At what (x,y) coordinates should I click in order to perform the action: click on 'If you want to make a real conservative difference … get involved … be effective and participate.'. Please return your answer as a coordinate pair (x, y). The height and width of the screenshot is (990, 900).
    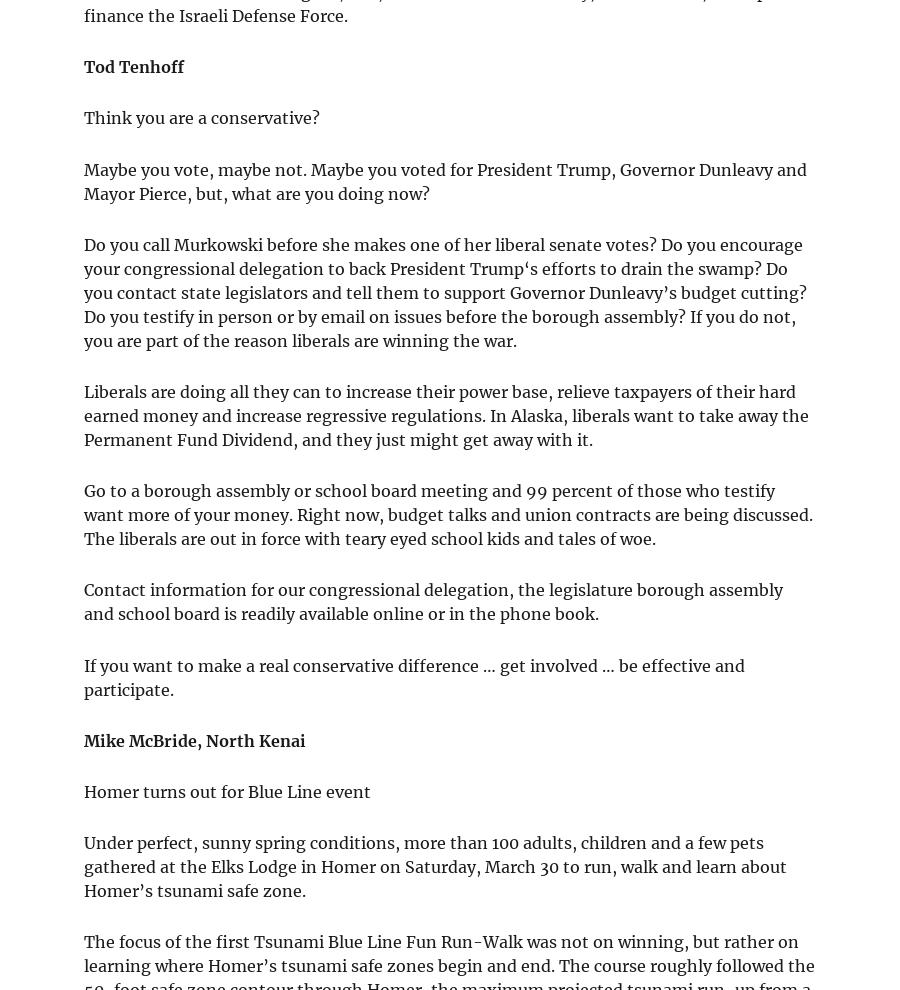
    Looking at the image, I should click on (414, 676).